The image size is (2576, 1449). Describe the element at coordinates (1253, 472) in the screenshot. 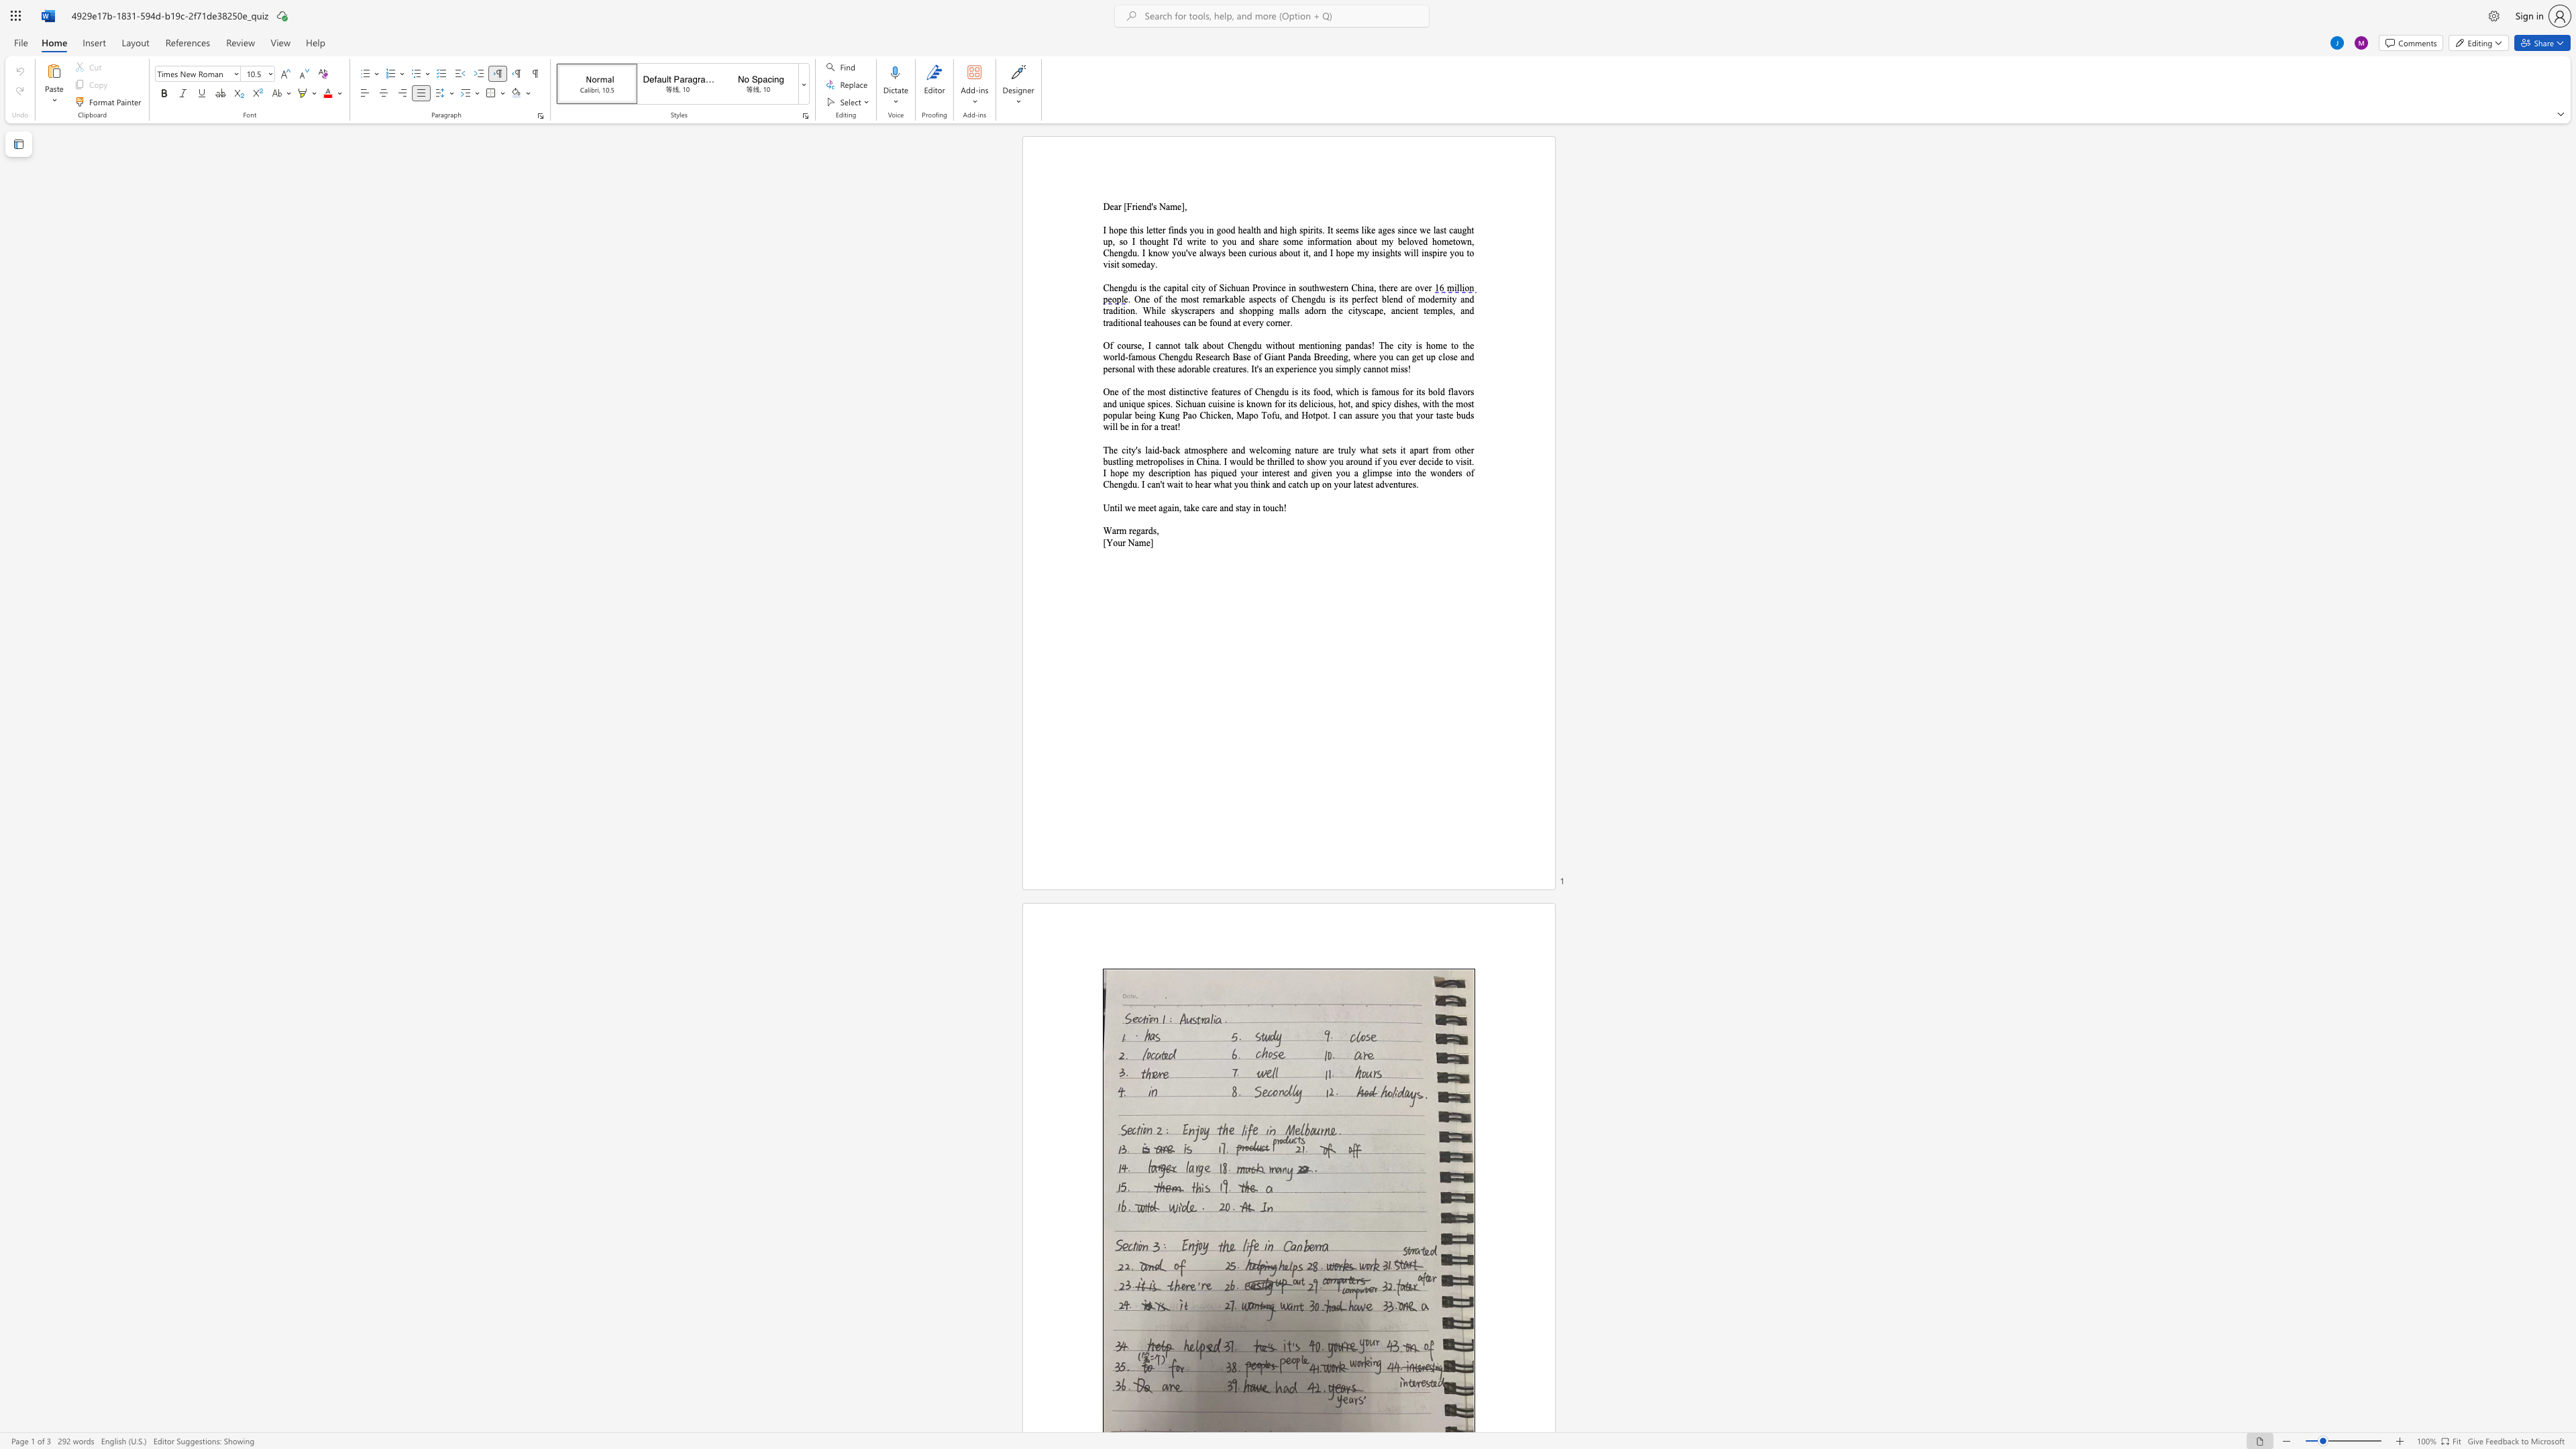

I see `the subset text "r interest and given you a glimps" within the text "The city"` at that location.